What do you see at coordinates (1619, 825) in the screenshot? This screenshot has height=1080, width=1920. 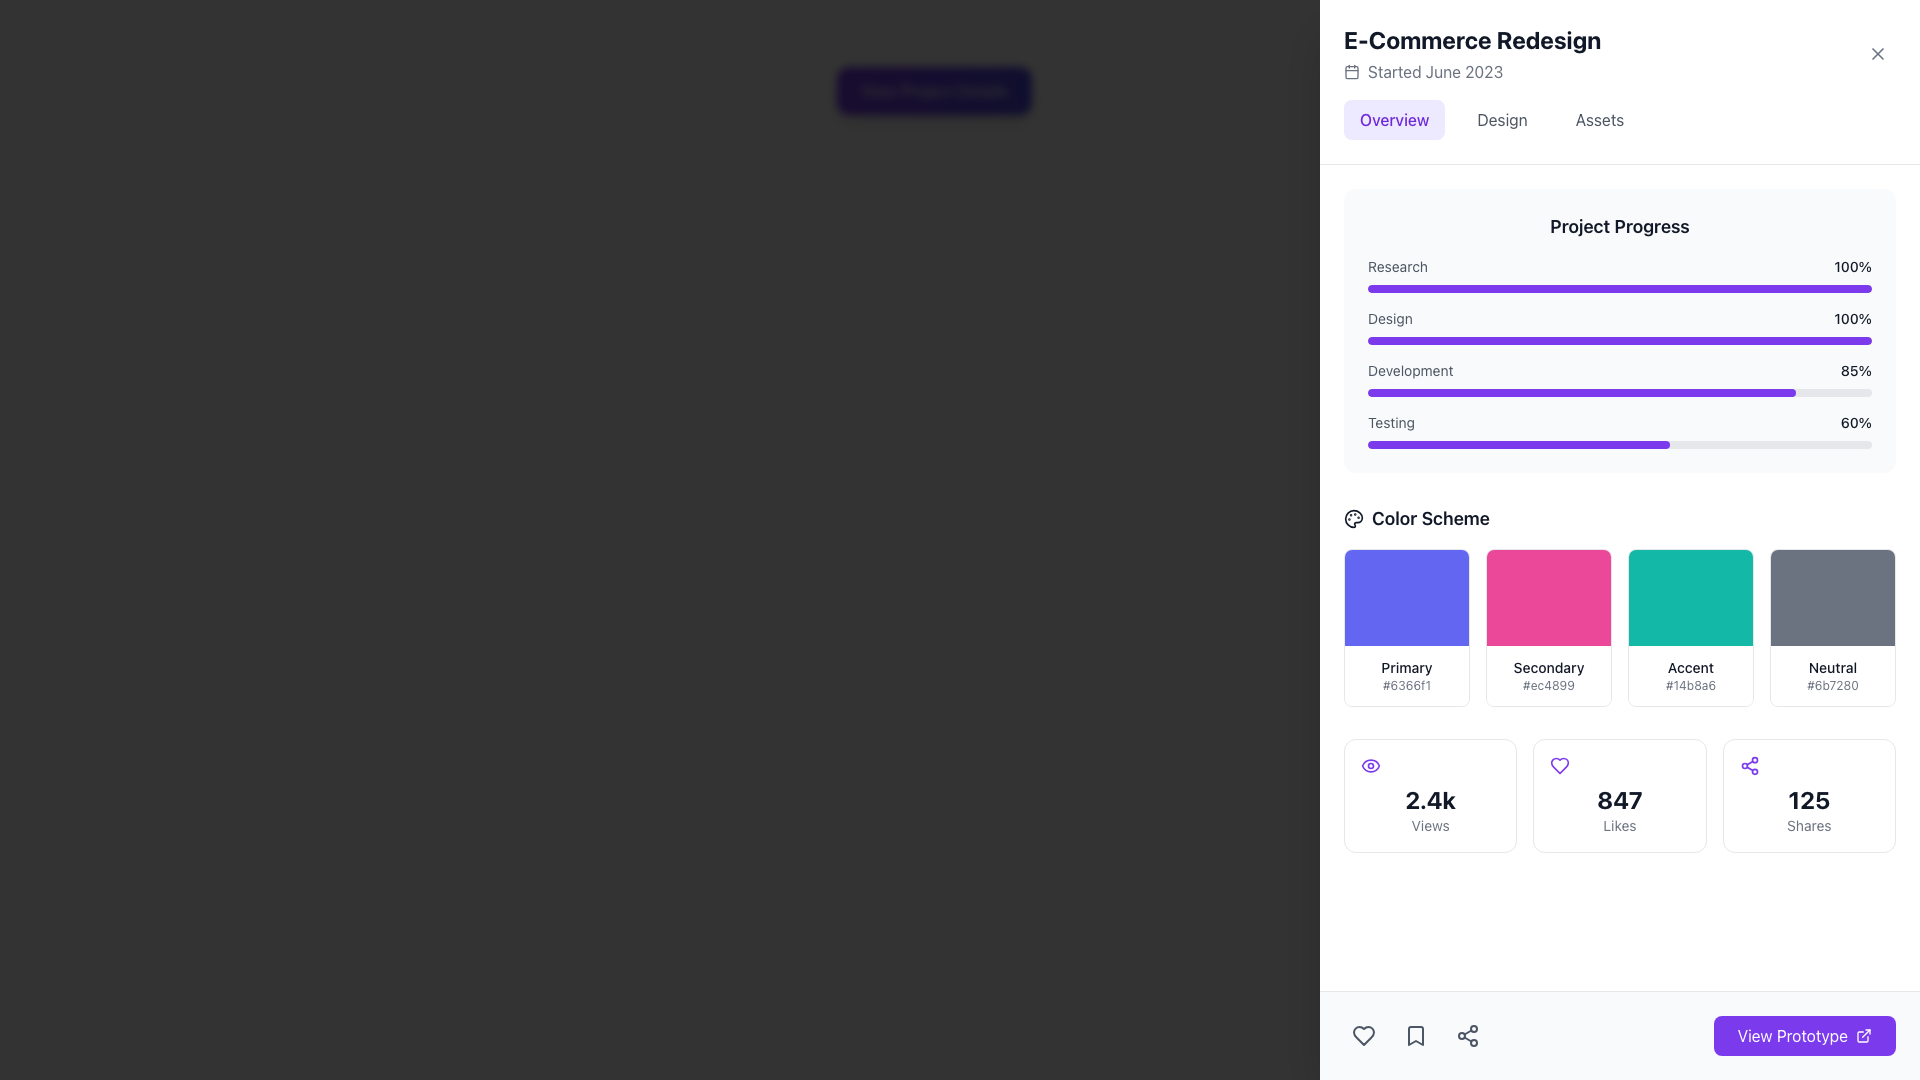 I see `the 'Likes' text label, which is small, gray, and located directly beneath the bold number '847'` at bounding box center [1619, 825].